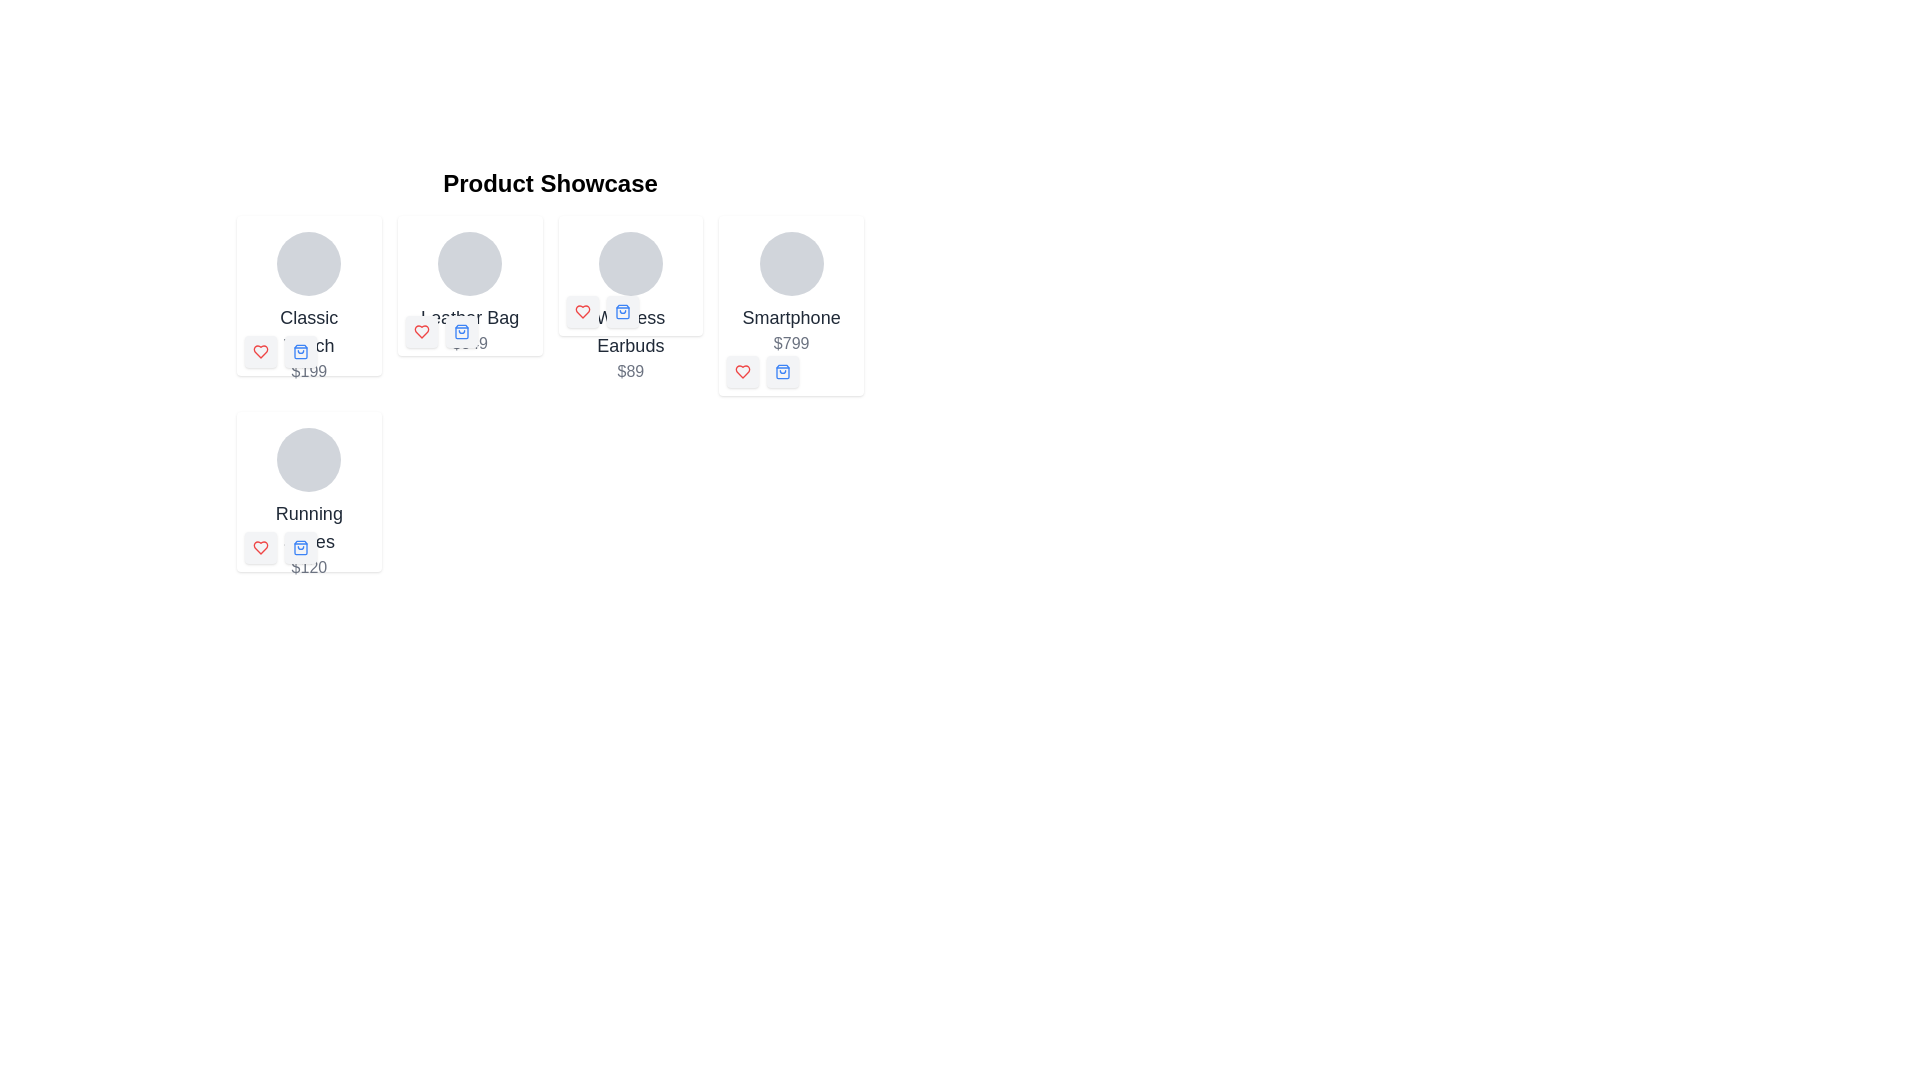  I want to click on the Product Display Card featuring 'Wireless Earbuds' and priced at '$89', which is the third item in a horizontally arranged grid of four items, so click(629, 276).